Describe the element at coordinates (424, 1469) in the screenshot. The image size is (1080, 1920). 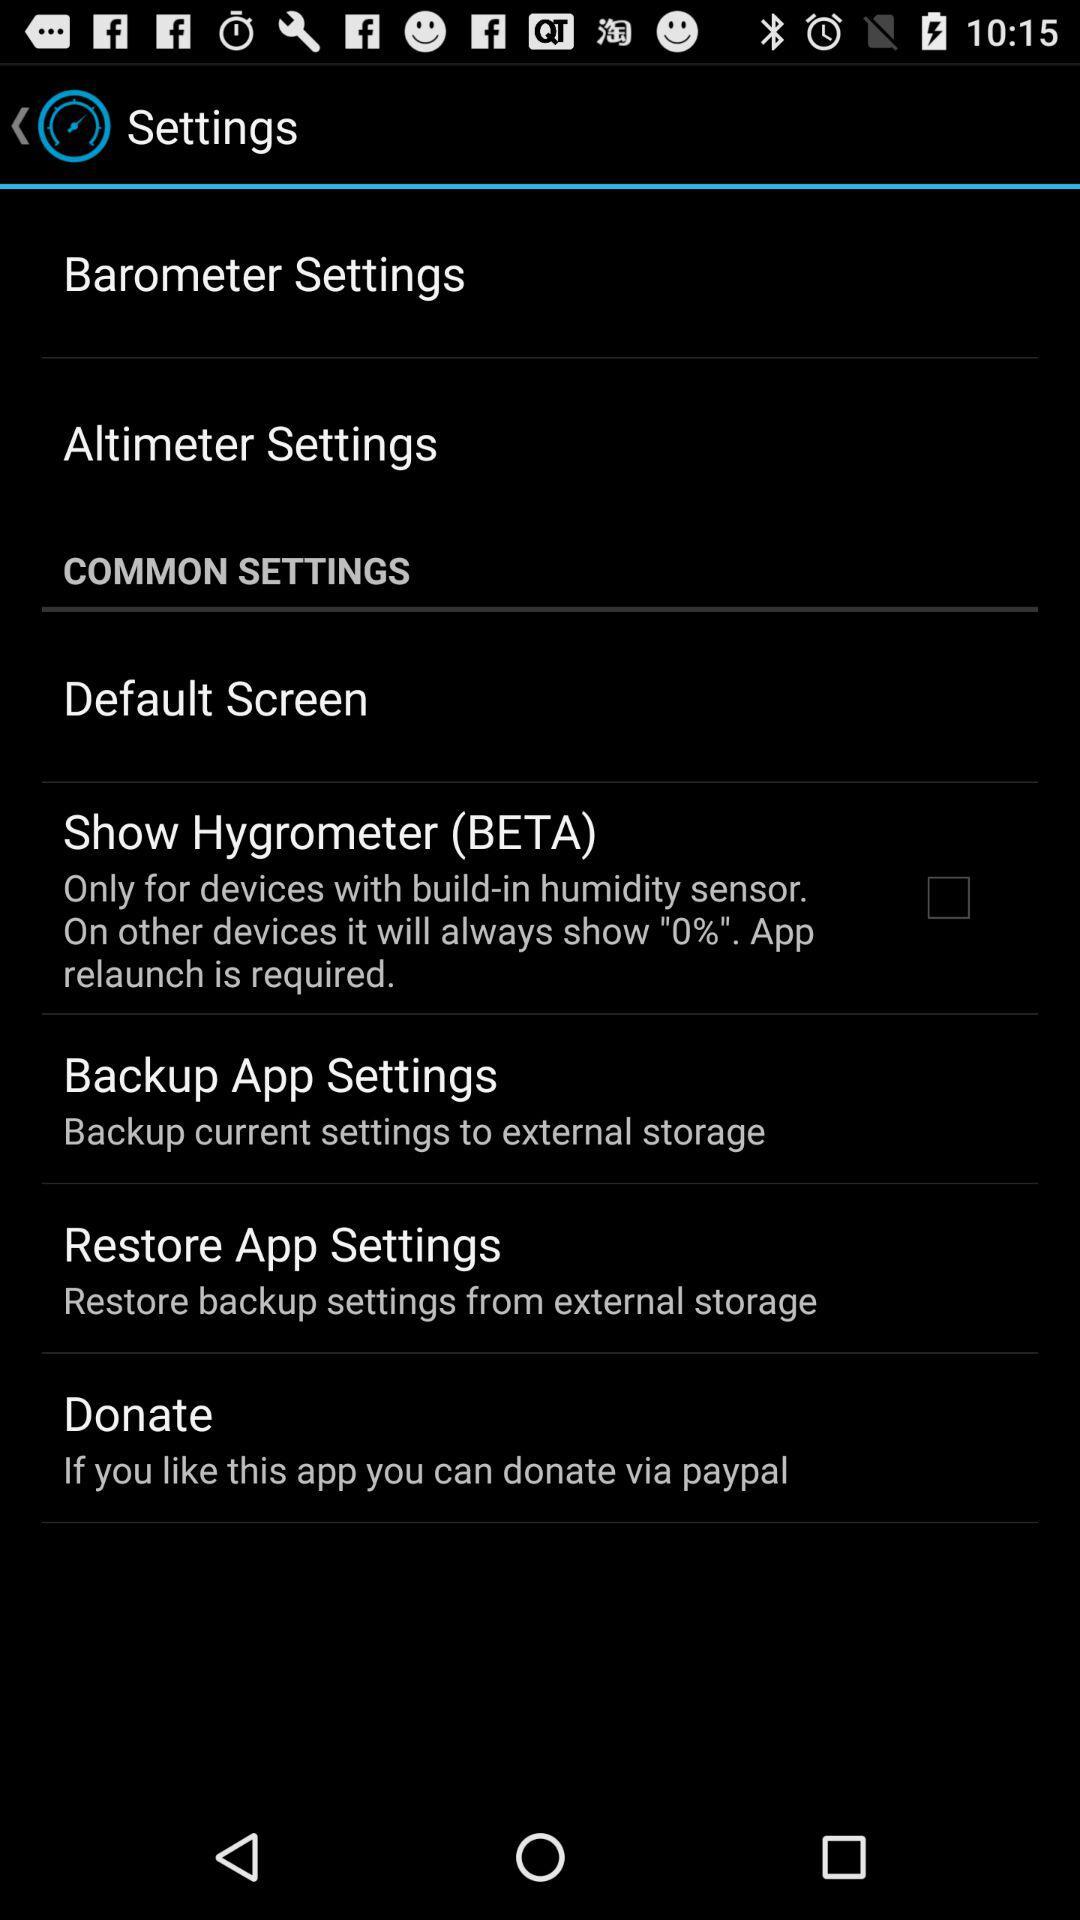
I see `the if you like app` at that location.